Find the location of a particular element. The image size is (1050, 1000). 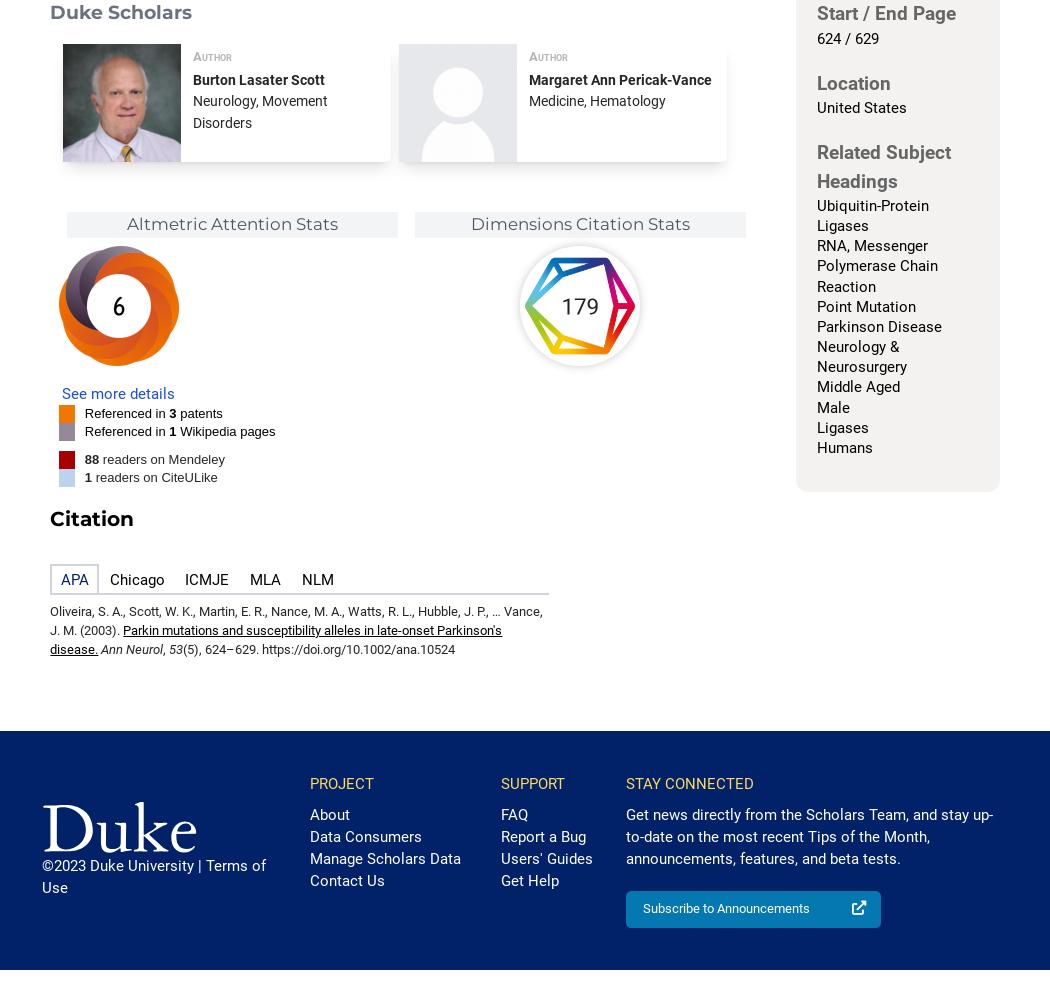

'Neurology, Movement Disorders' is located at coordinates (260, 110).